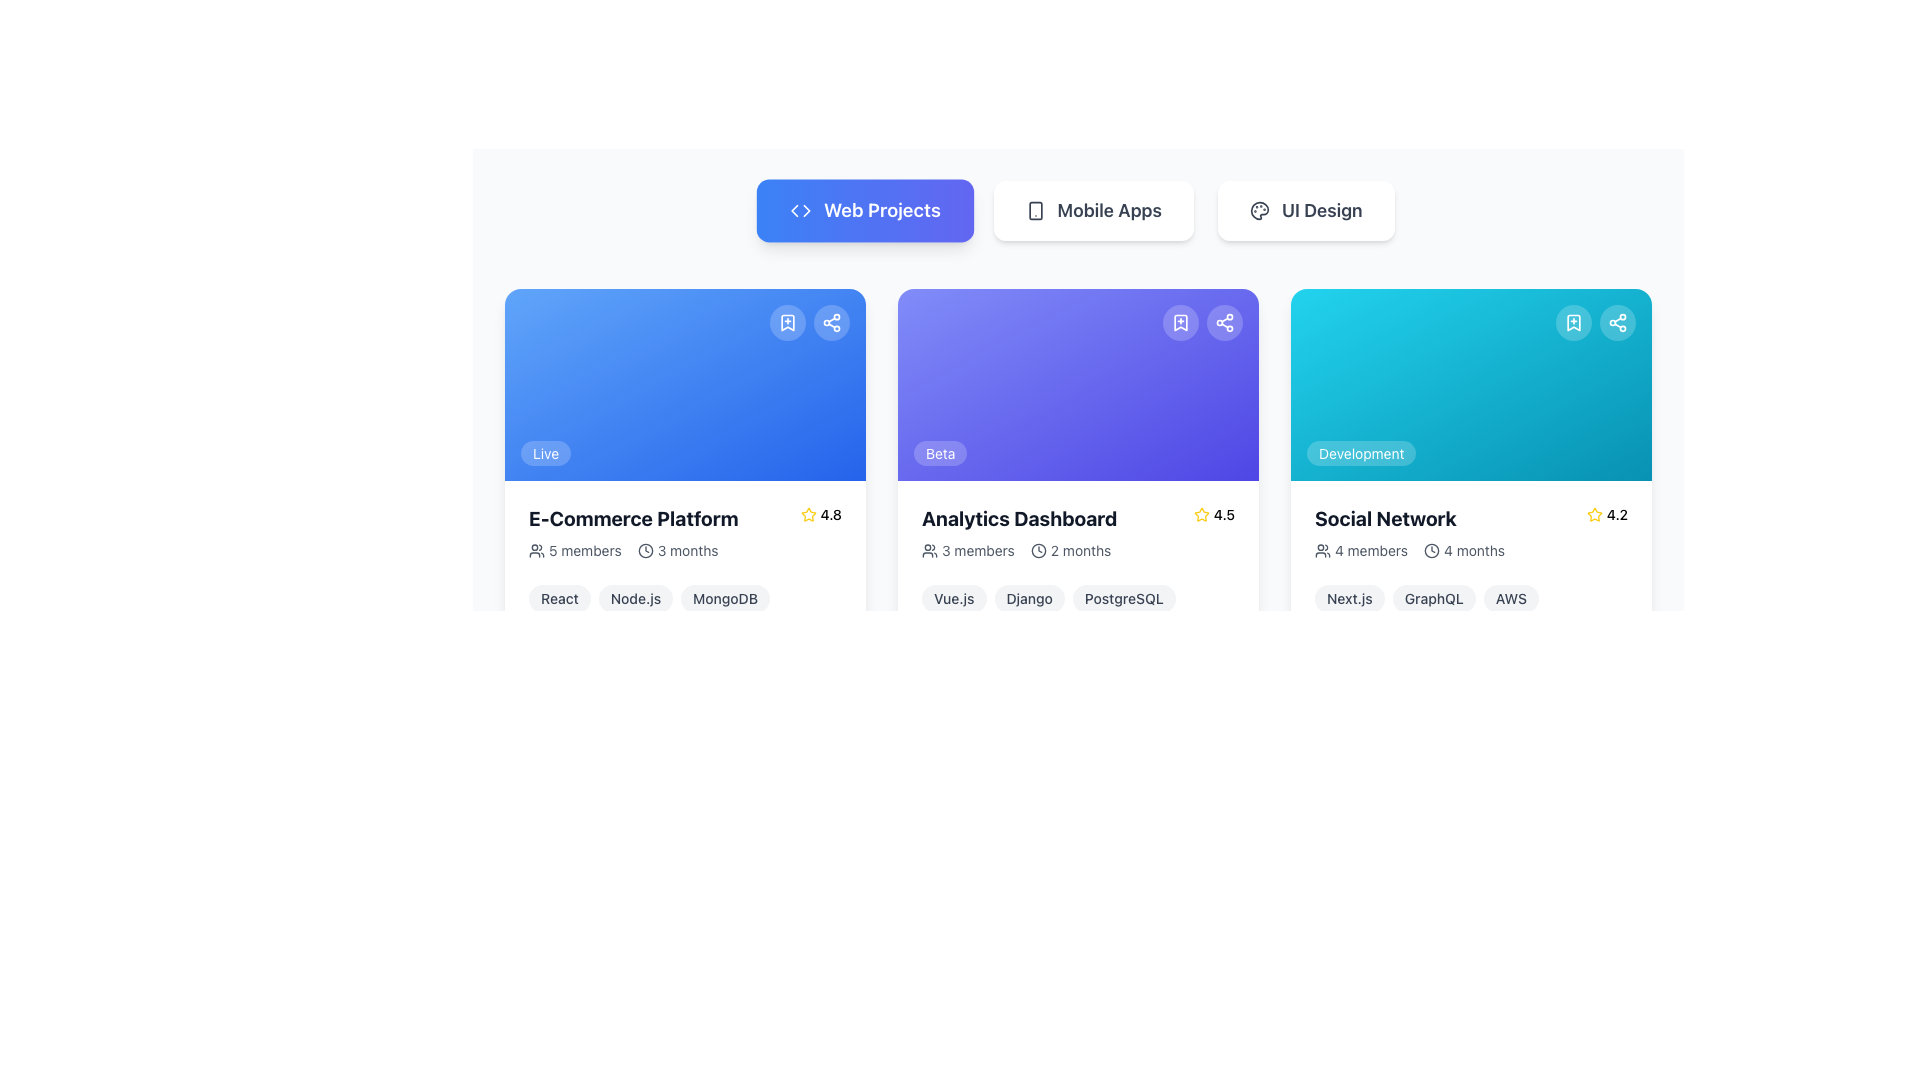  I want to click on the 'GraphQL' tag in the tag list located at the bottom section of the 'Social Network' card for more information, so click(1471, 597).